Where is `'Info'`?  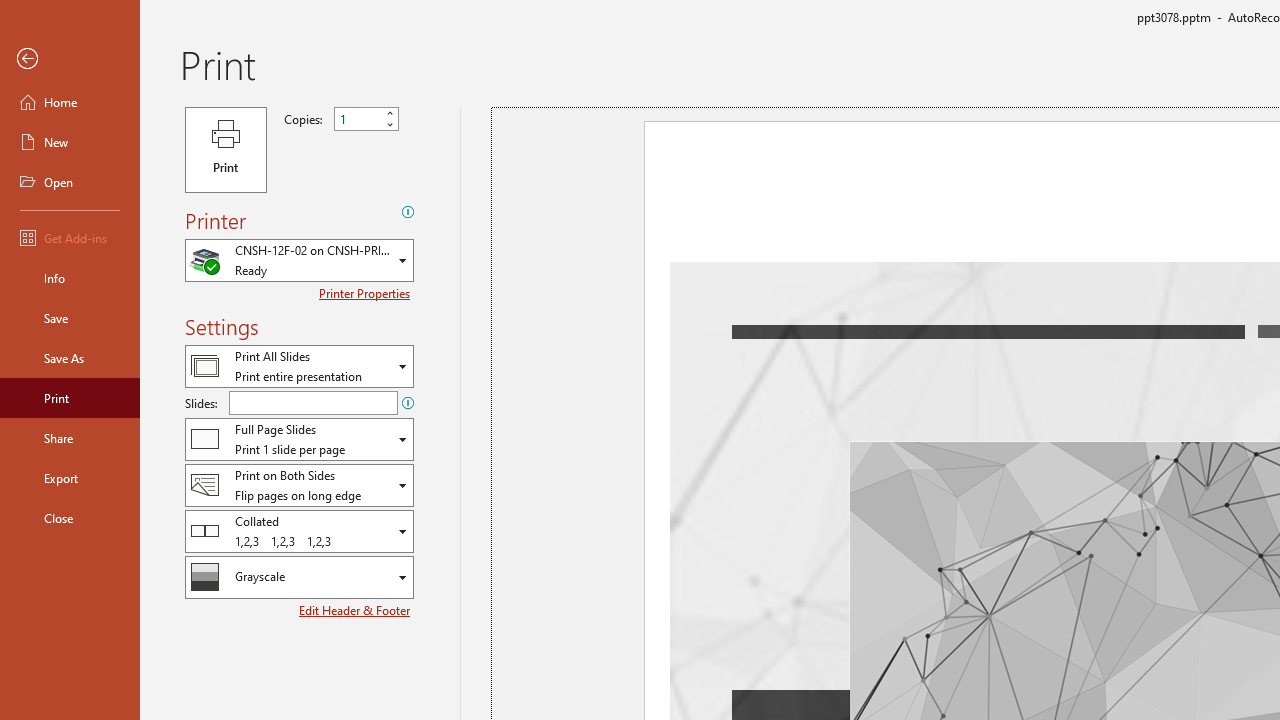 'Info' is located at coordinates (69, 277).